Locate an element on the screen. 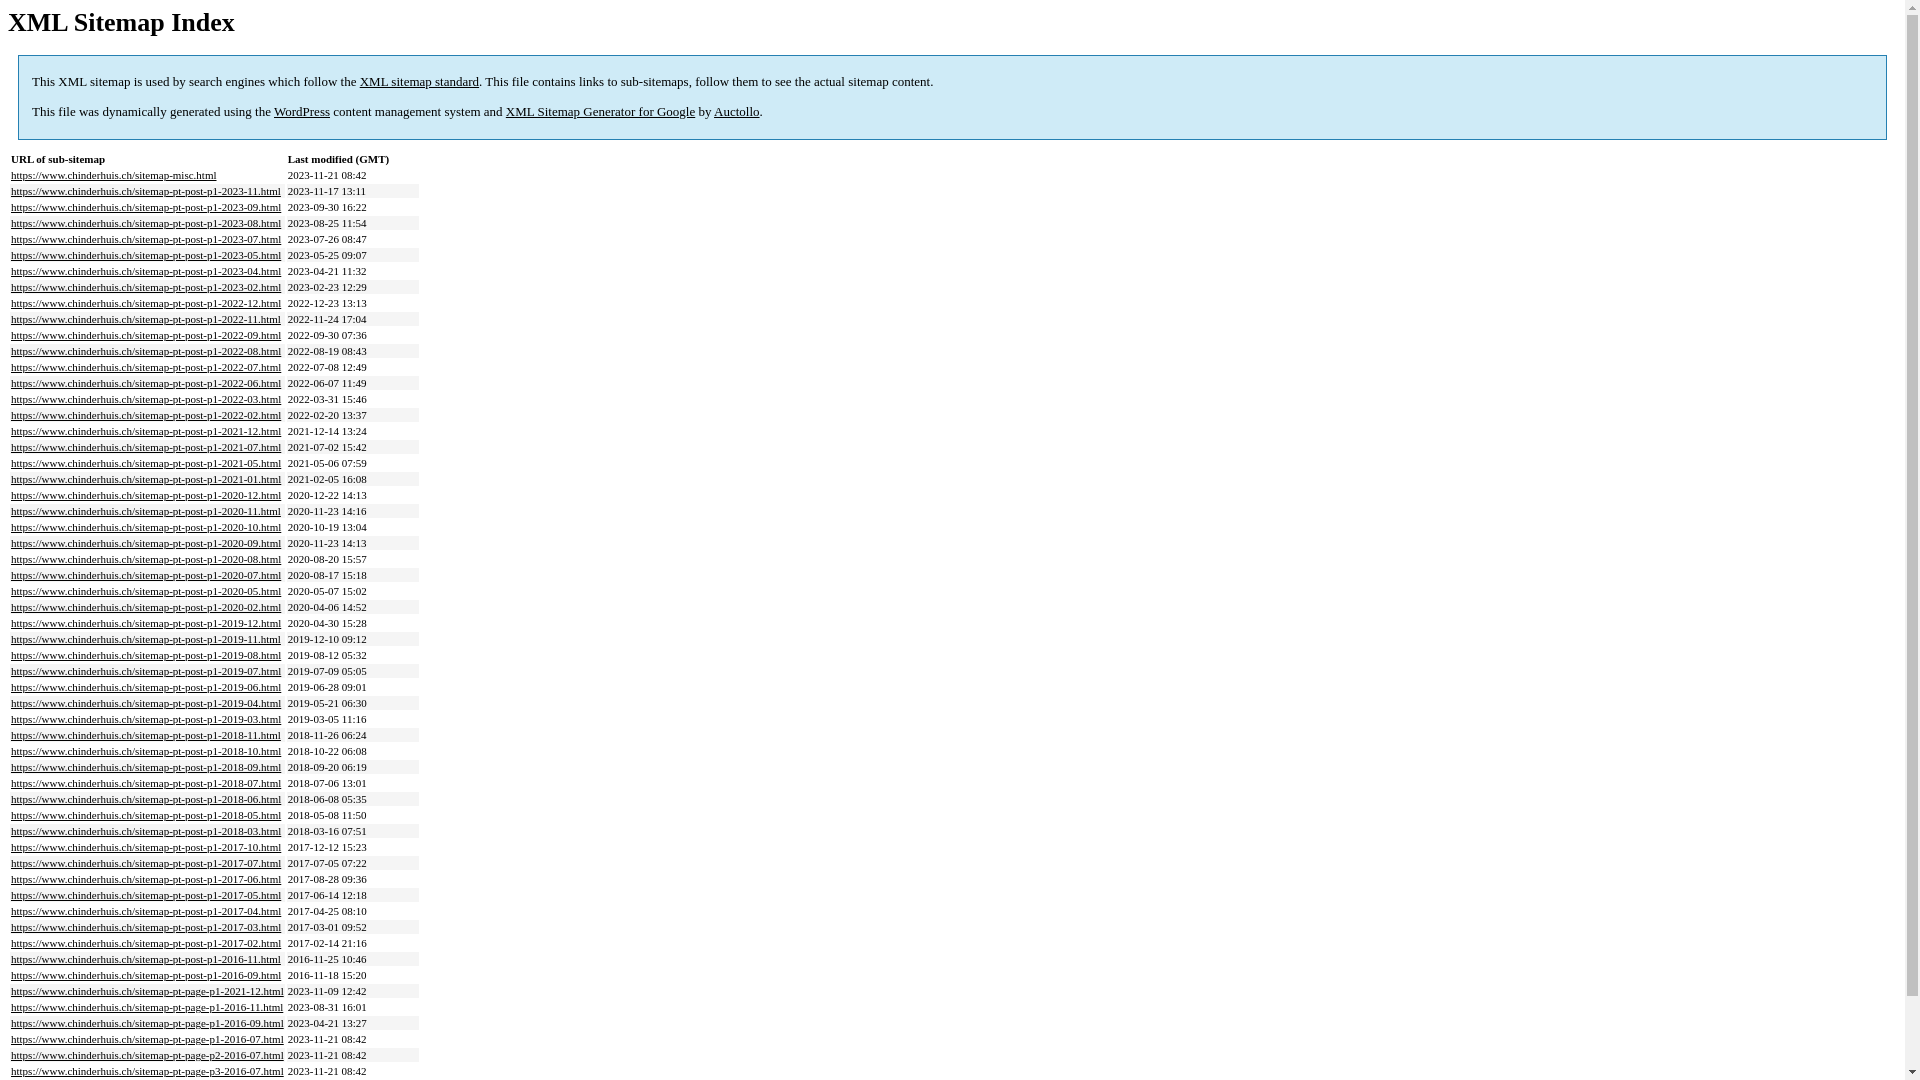 Image resolution: width=1920 pixels, height=1080 pixels. 'WordPress' is located at coordinates (301, 111).